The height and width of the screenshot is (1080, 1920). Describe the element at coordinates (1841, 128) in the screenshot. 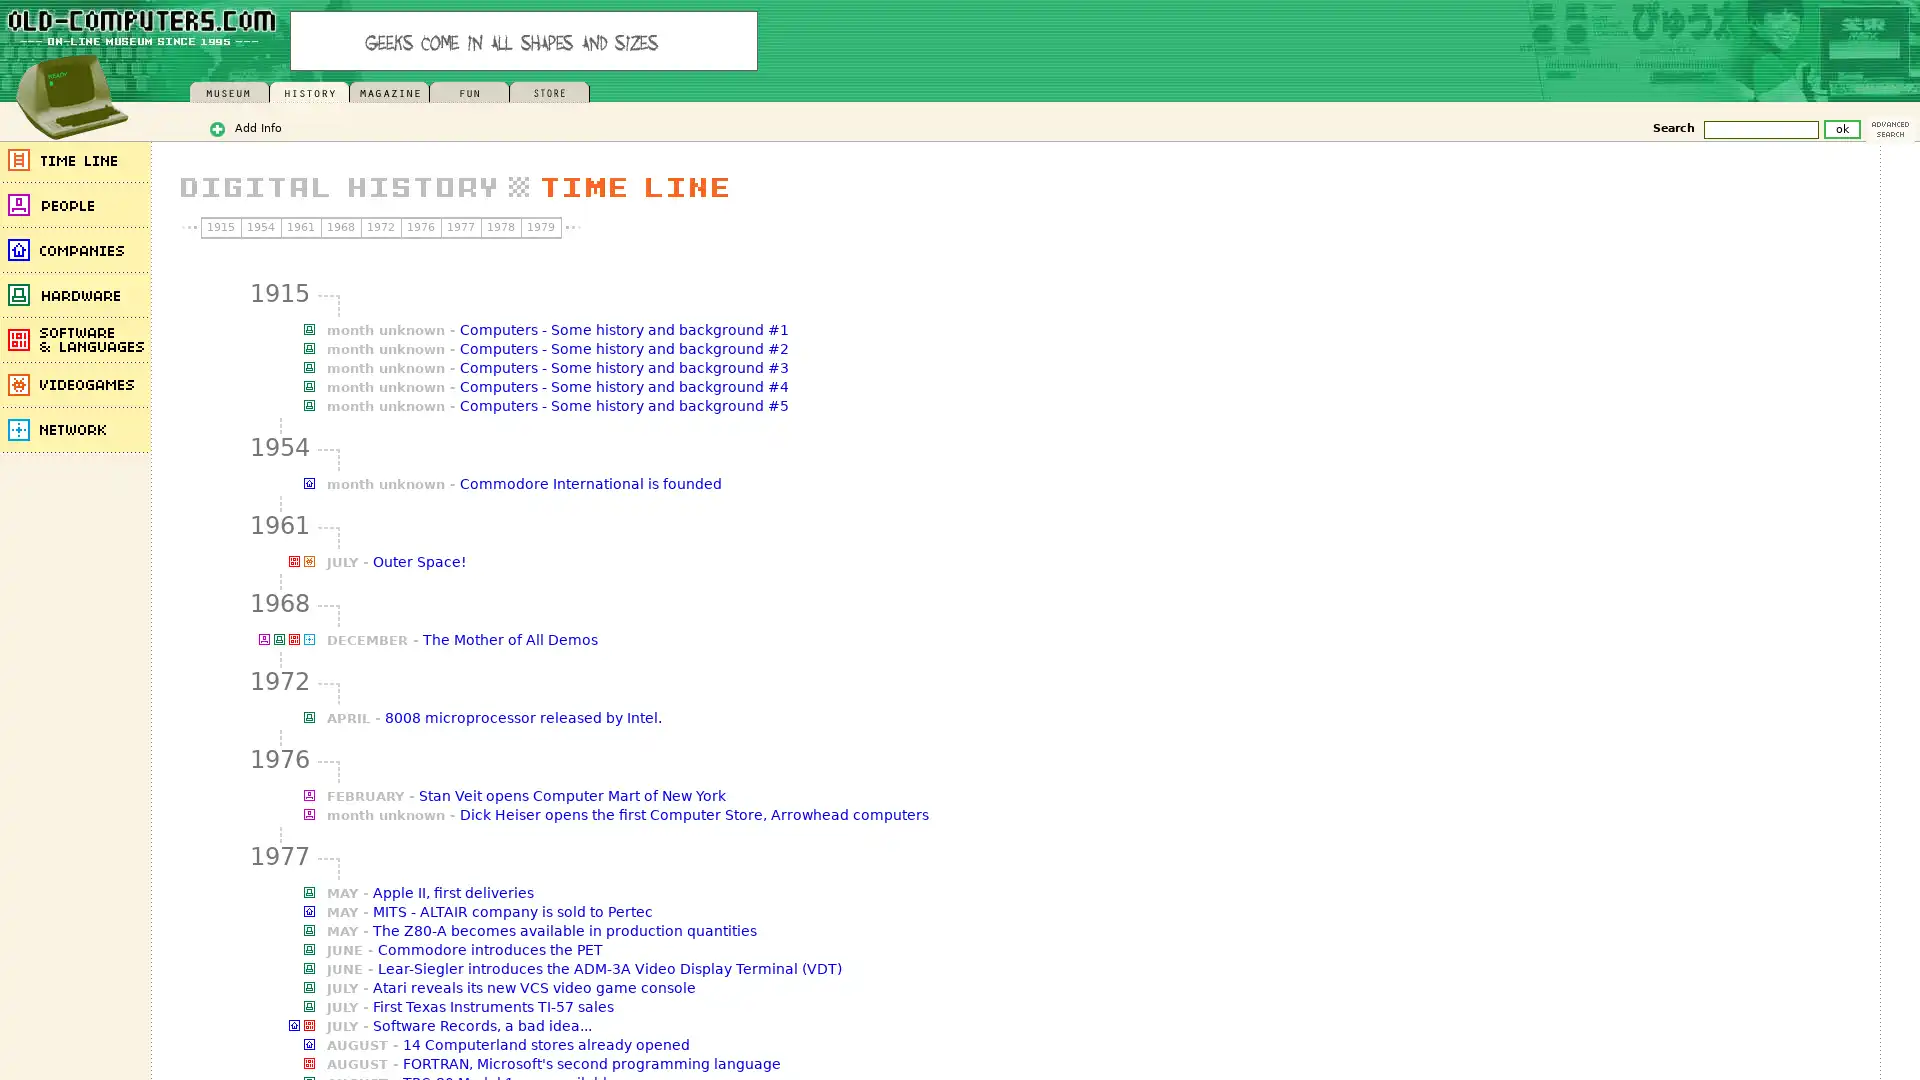

I see `ok` at that location.